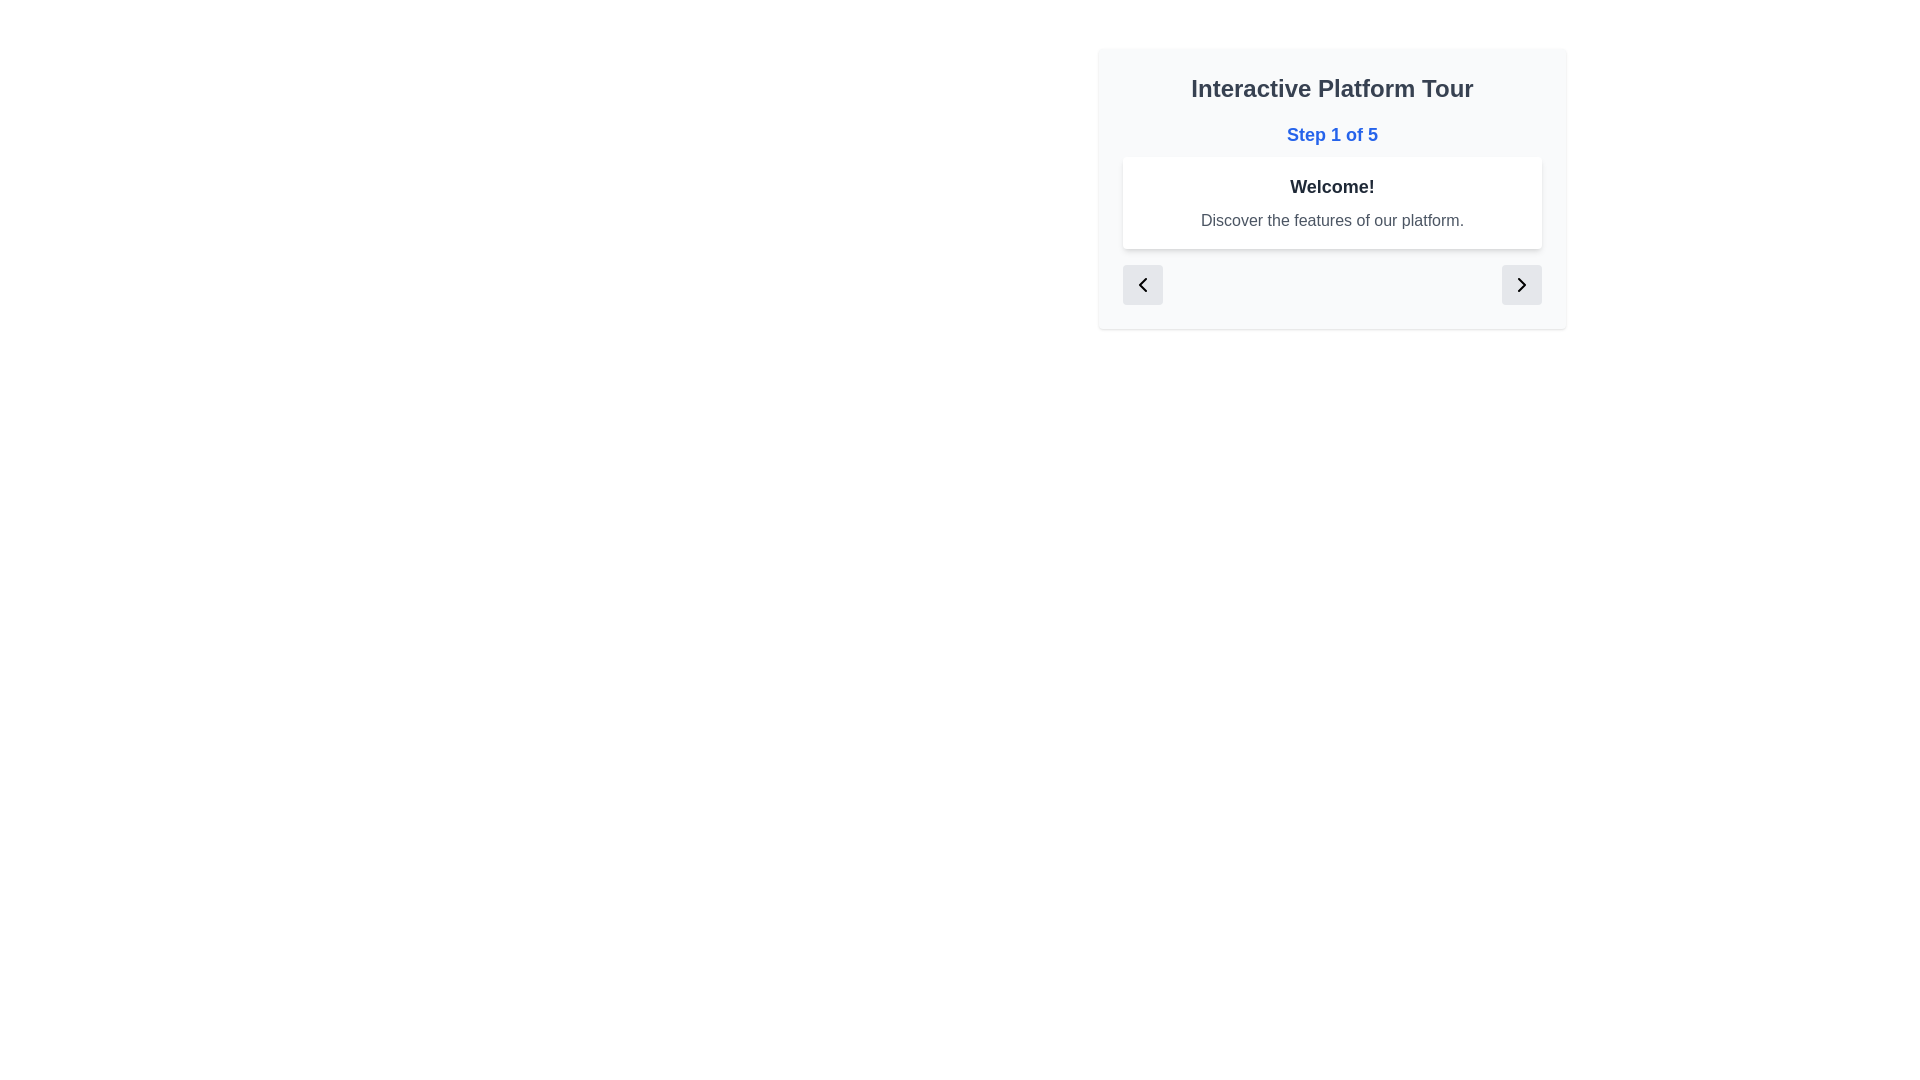  I want to click on the backward navigation icon button located inside the gray rounded button at the lower-left corner of the card-like interface box labeled 'Interactive Platform Tour', so click(1142, 285).